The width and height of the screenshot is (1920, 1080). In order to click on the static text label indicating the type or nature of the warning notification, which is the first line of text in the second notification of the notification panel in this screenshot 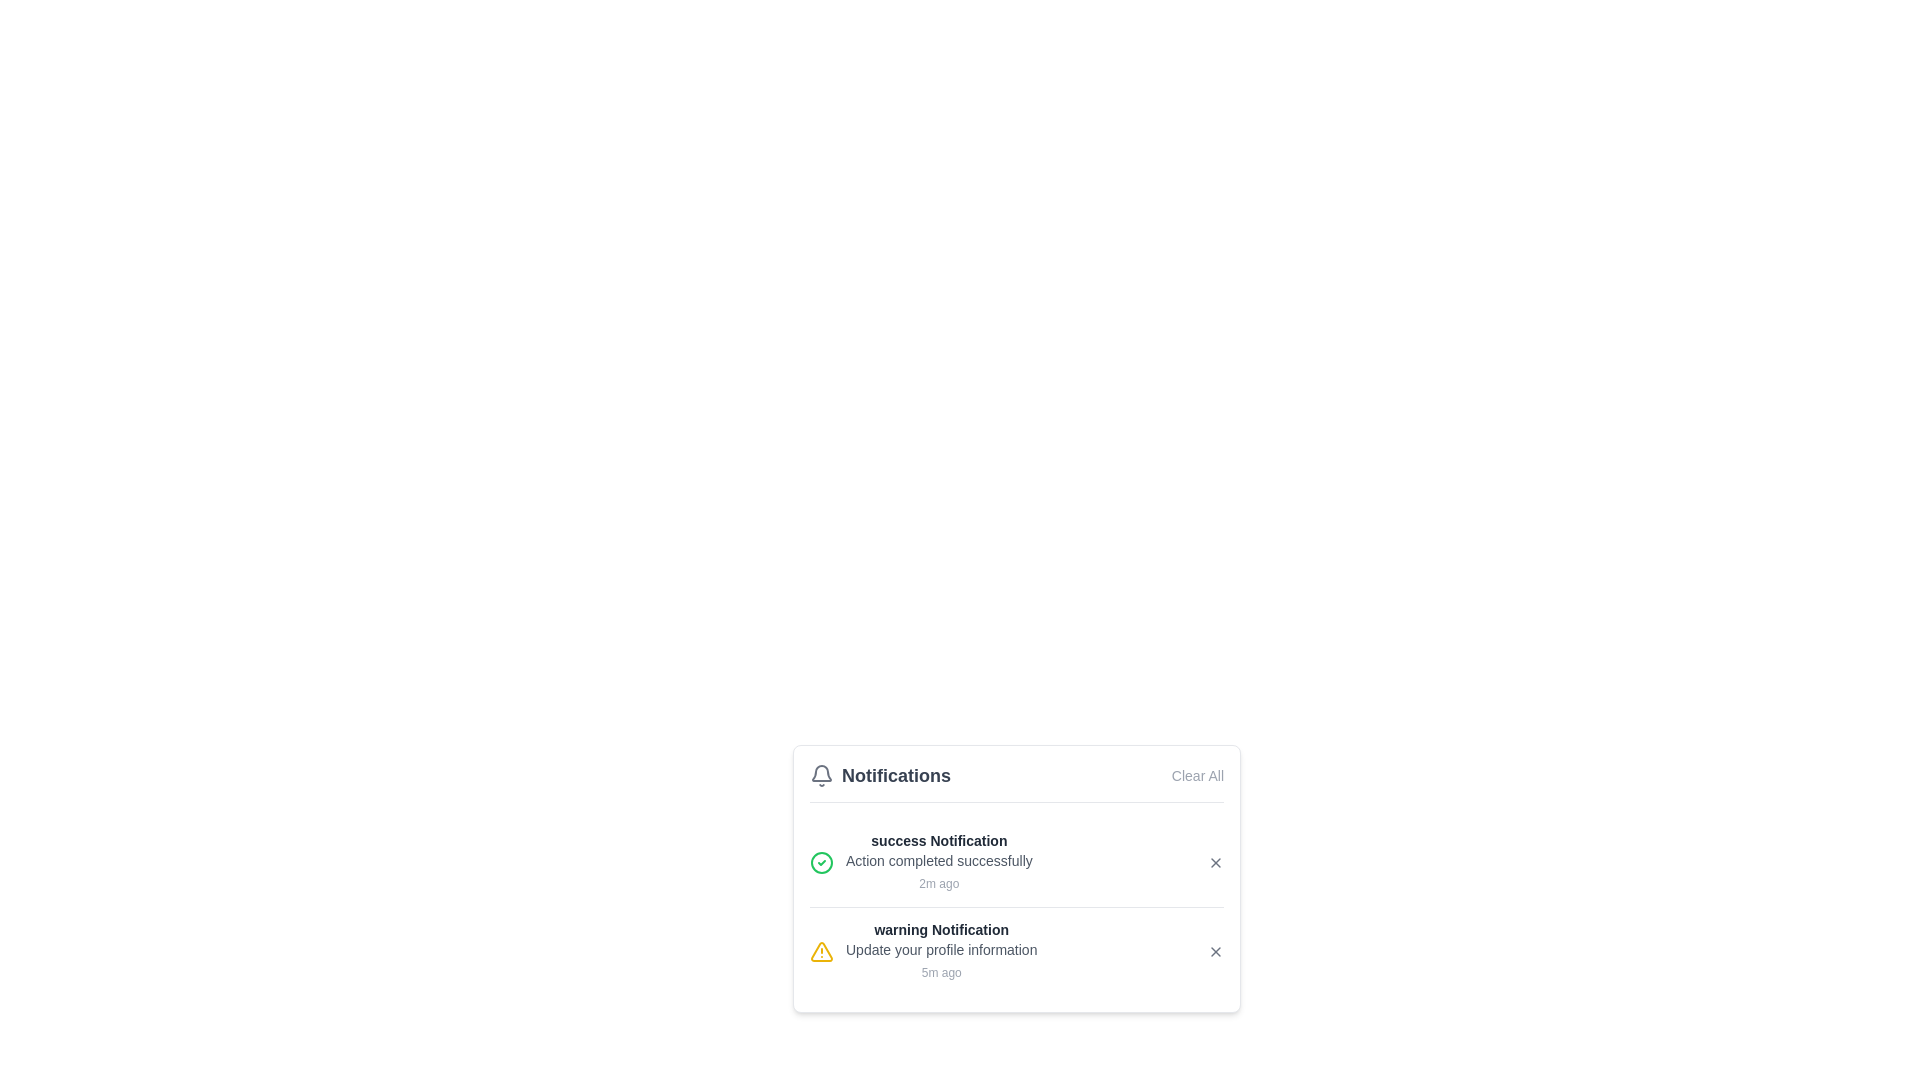, I will do `click(940, 929)`.